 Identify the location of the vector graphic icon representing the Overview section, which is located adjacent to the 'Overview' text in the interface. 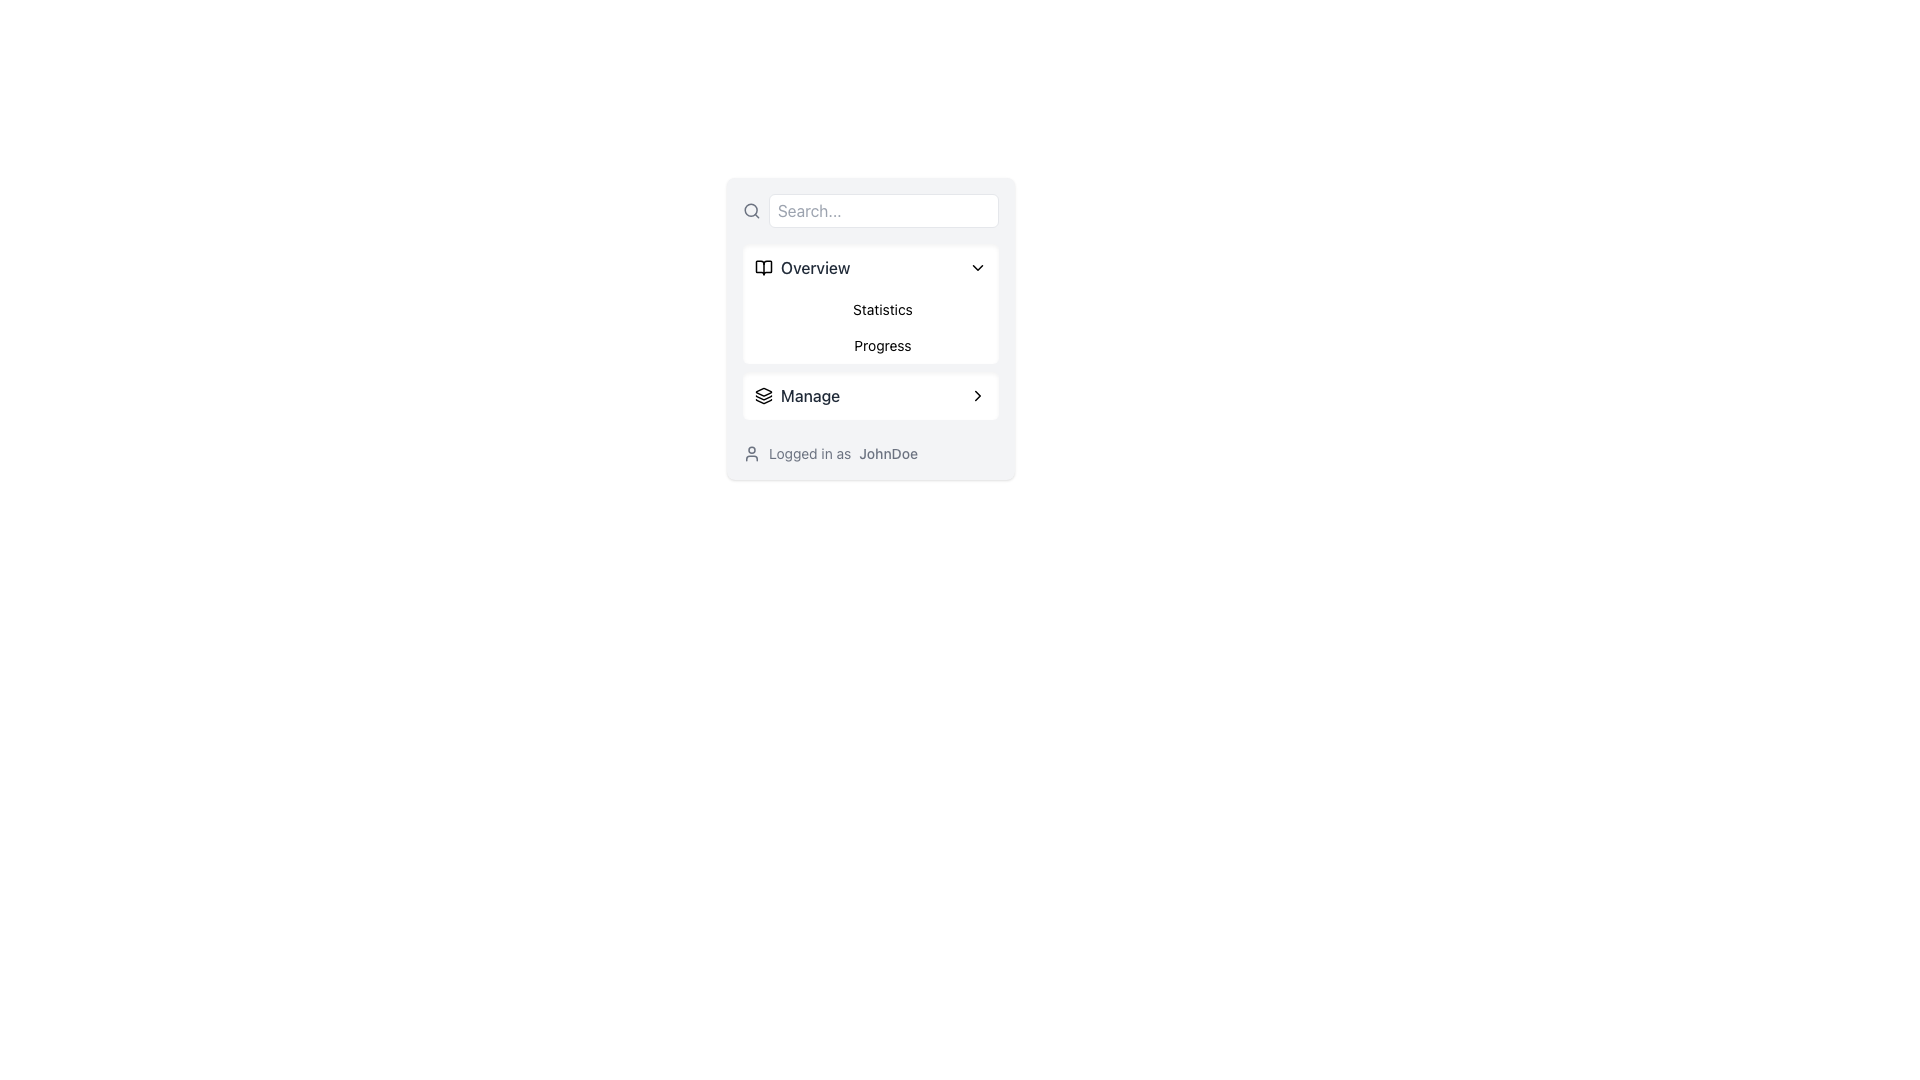
(762, 266).